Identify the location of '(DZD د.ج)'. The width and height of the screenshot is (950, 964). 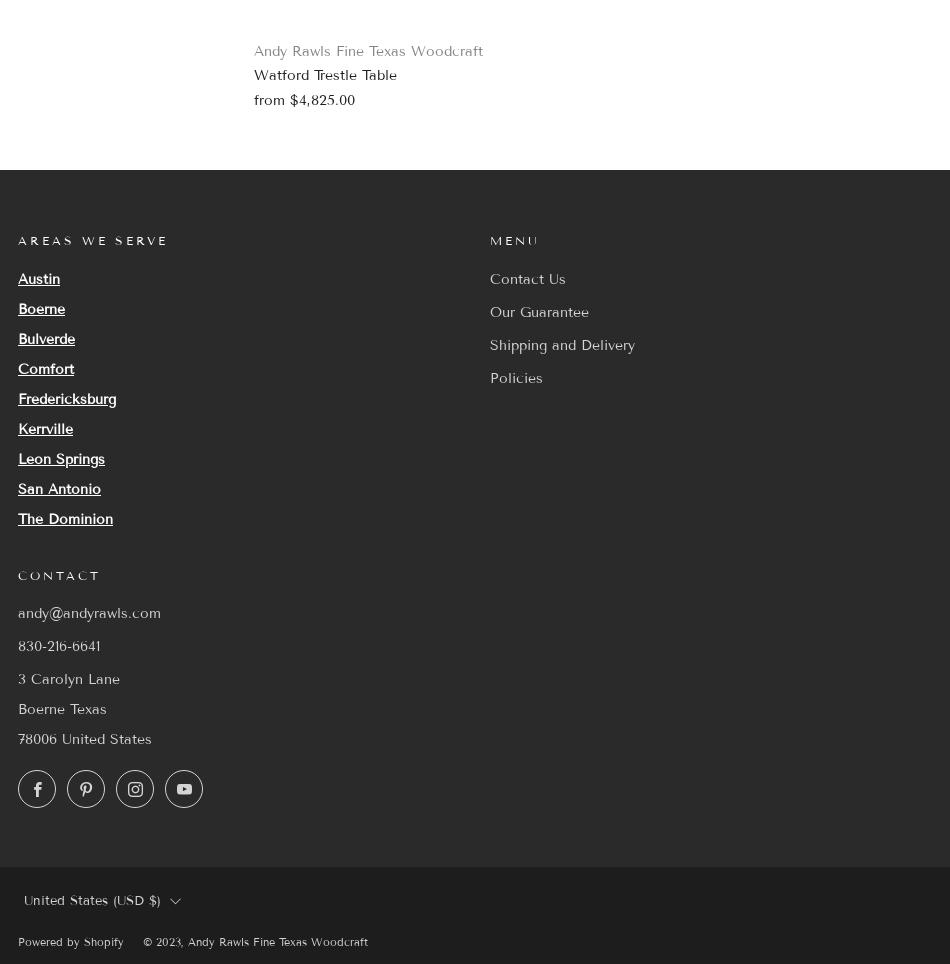
(110, 758).